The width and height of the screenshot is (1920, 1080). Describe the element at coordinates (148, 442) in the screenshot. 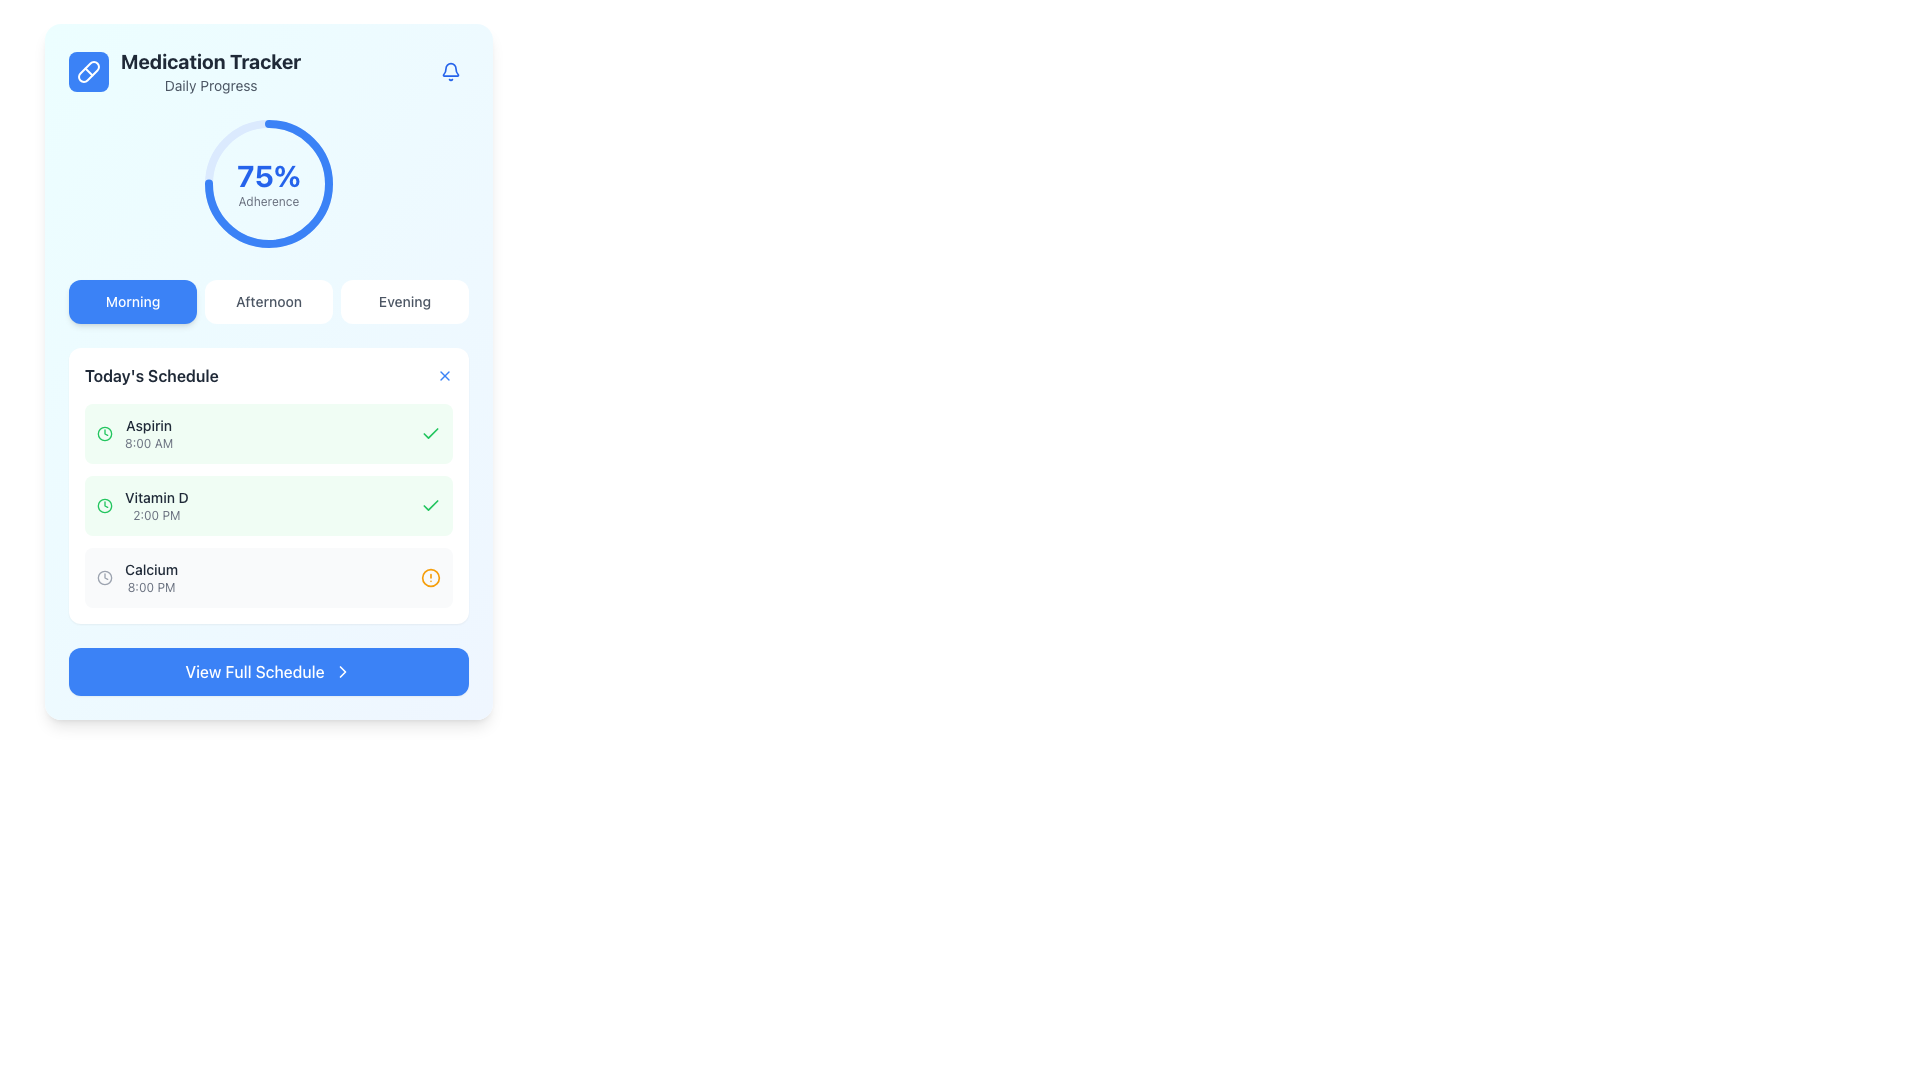

I see `the text indicating the scheduled time for the associated medication dosage located below the 'Aspirin' text within the green background in the 'Today's Schedule' section` at that location.